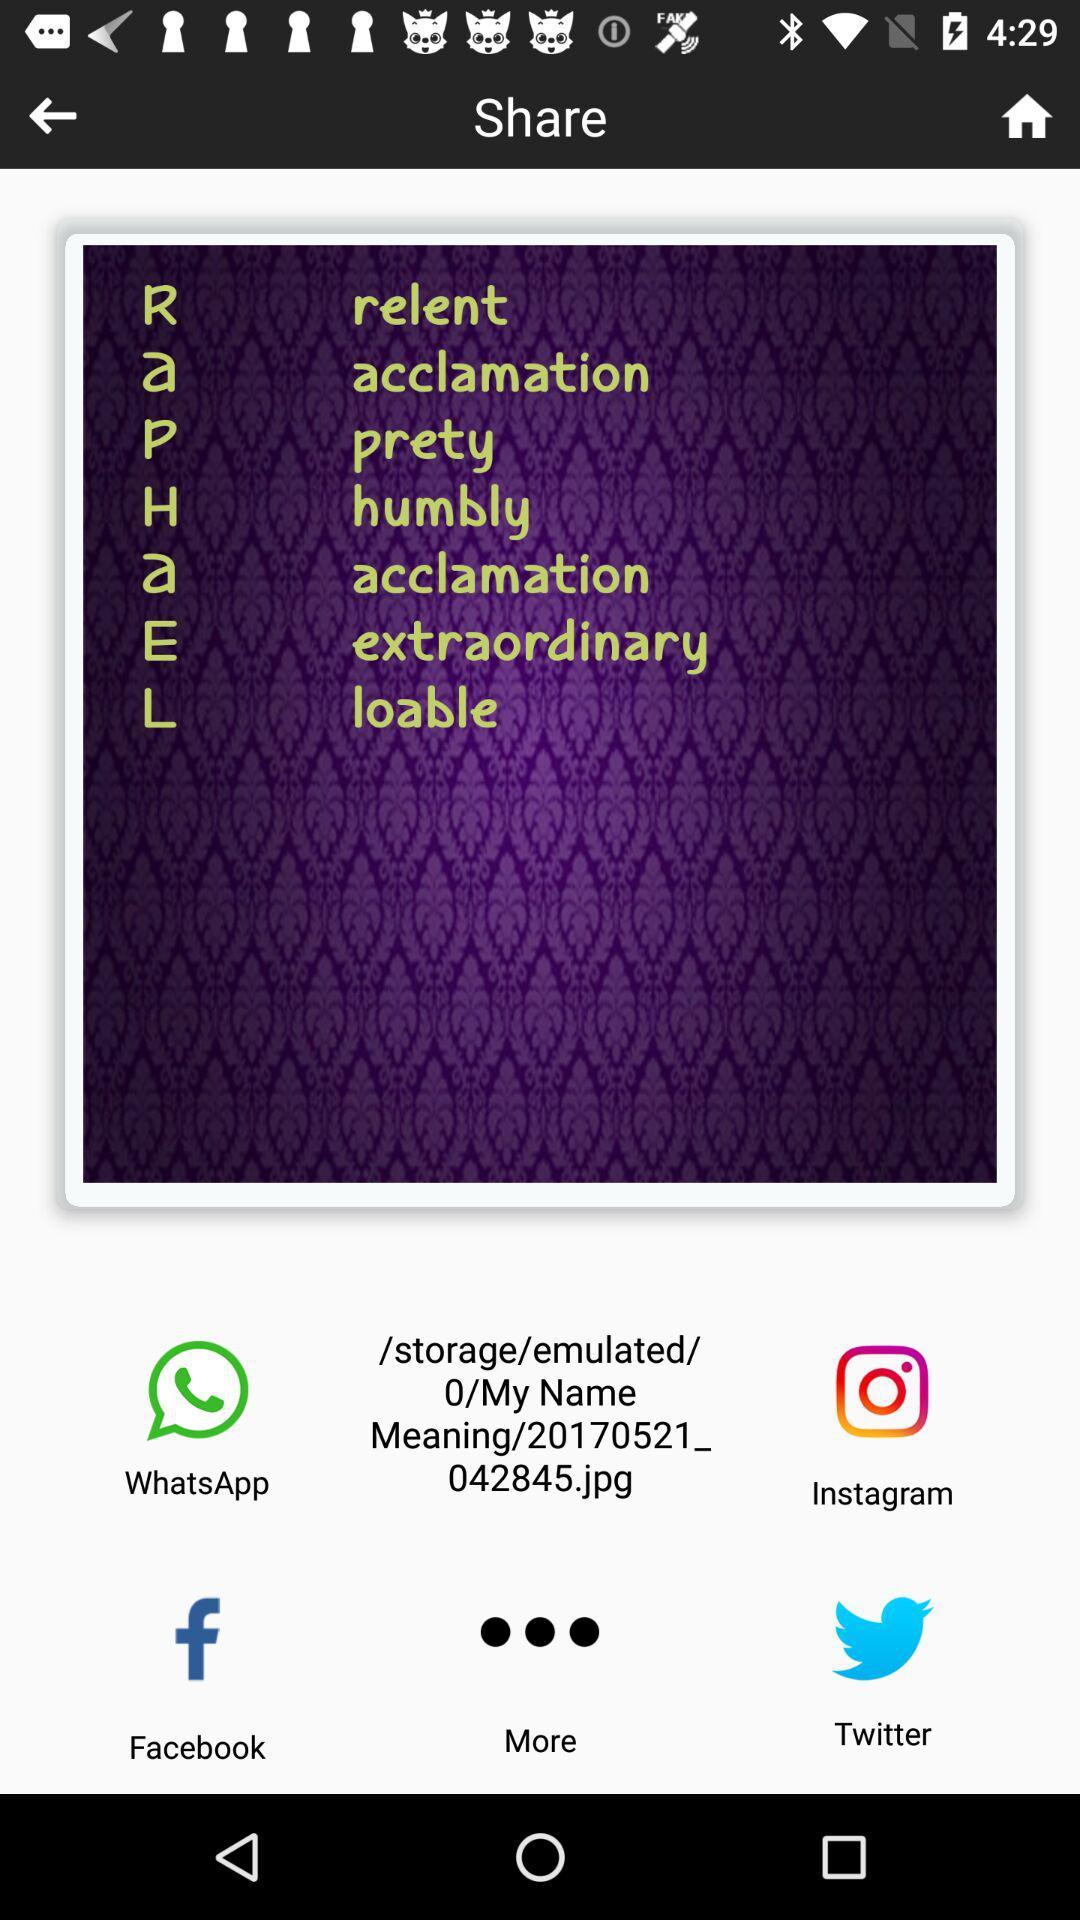 The width and height of the screenshot is (1080, 1920). I want to click on home screen, so click(1027, 114).